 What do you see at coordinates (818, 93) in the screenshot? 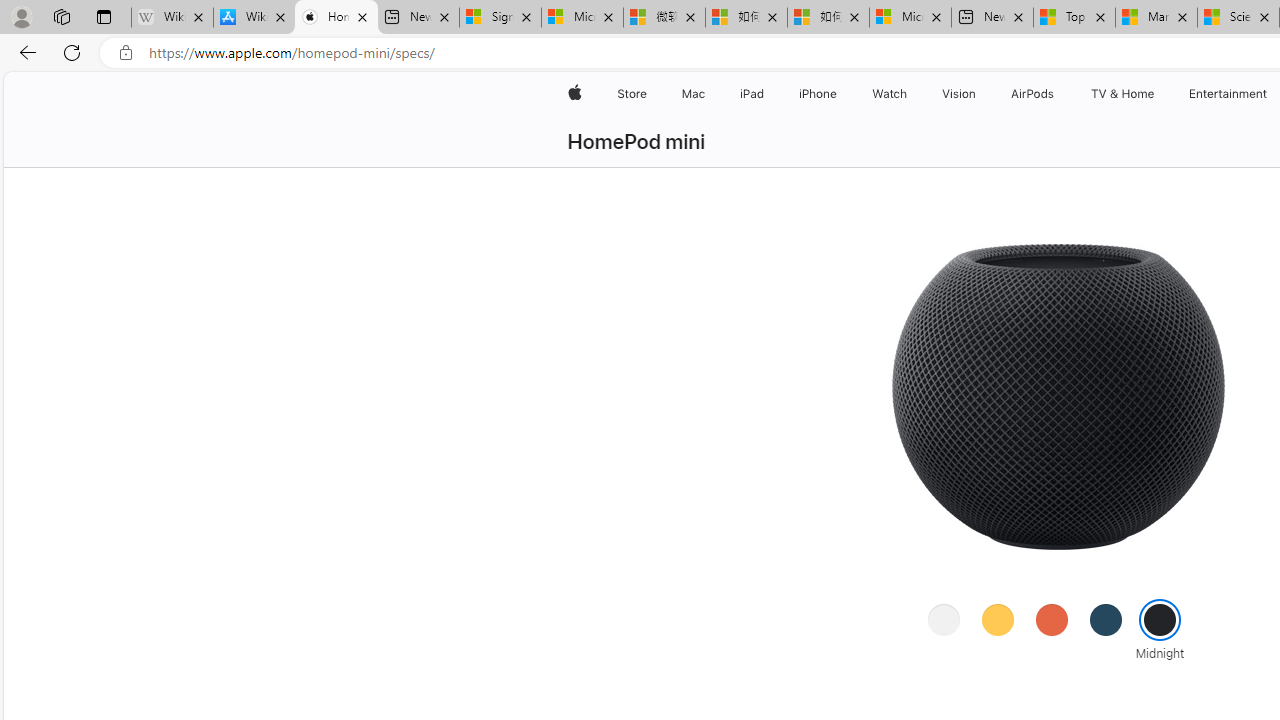
I see `'iPhone'` at bounding box center [818, 93].